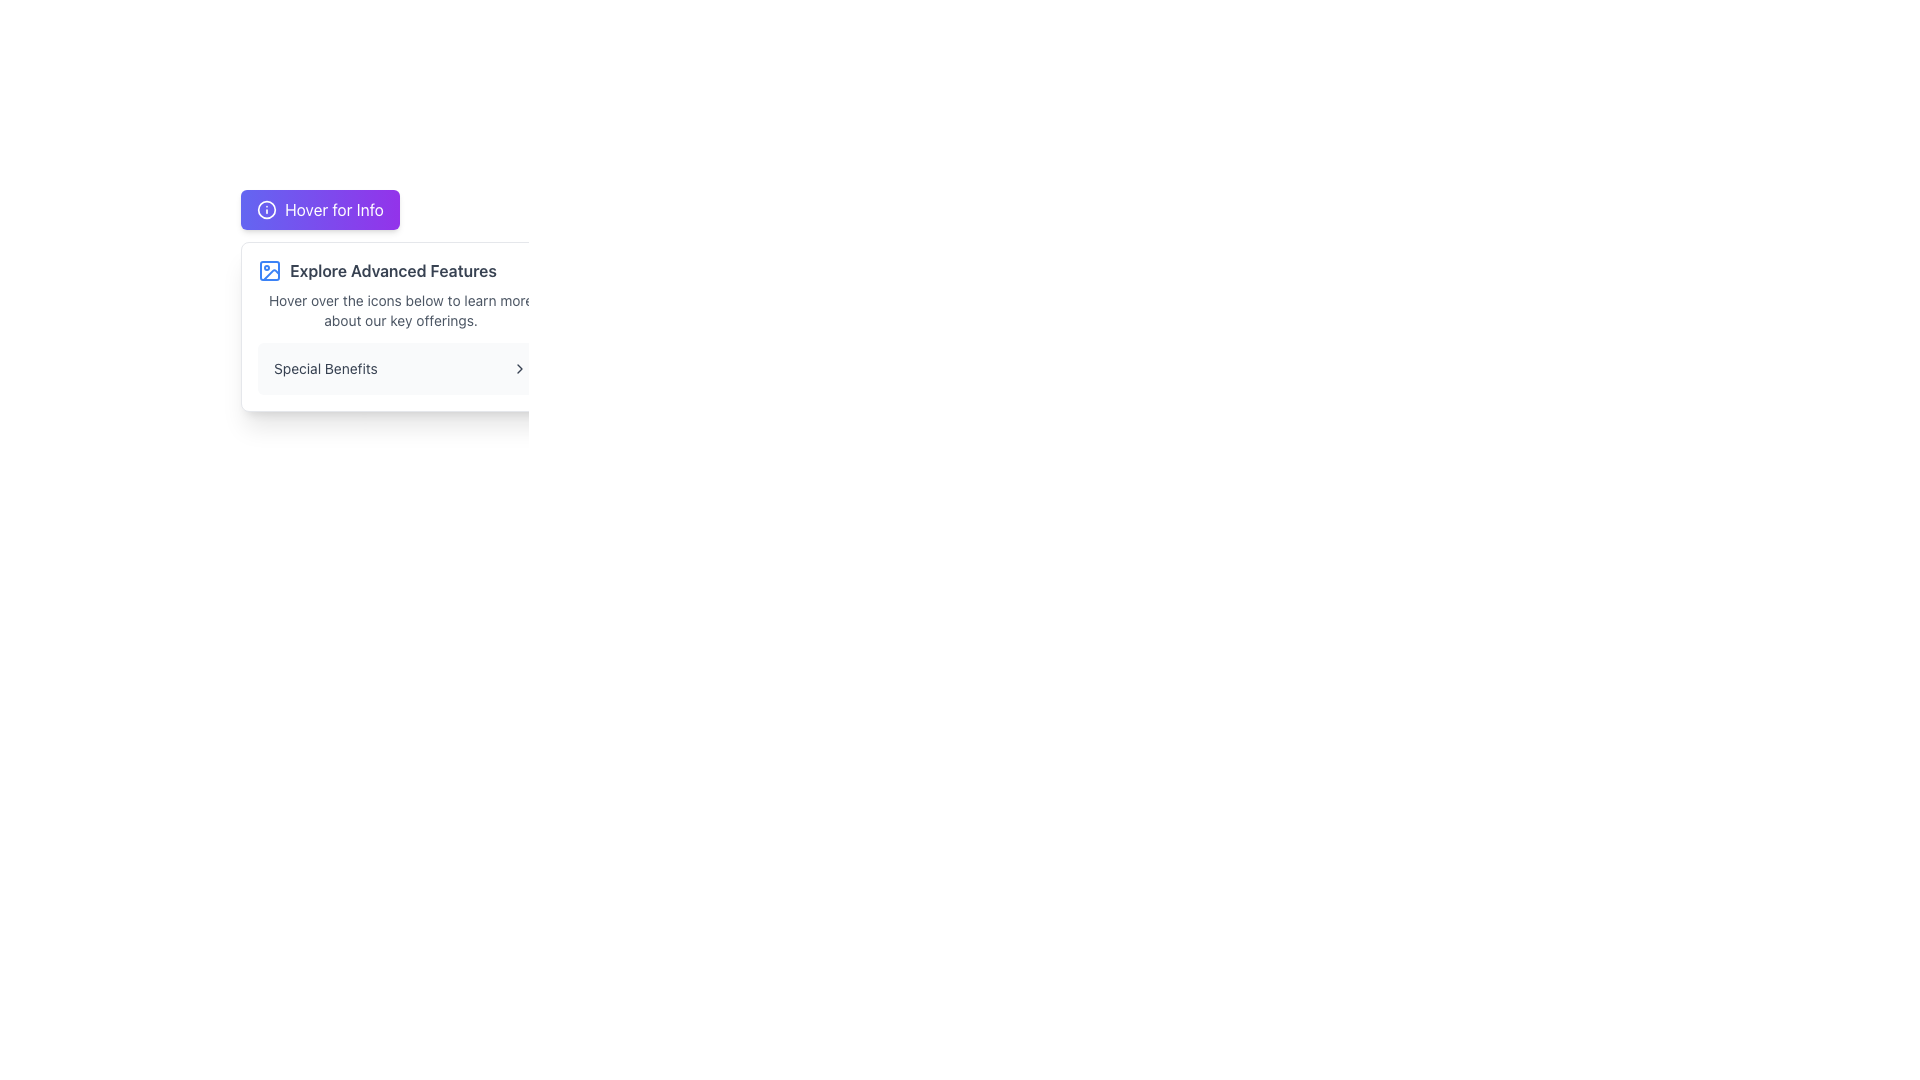 The width and height of the screenshot is (1920, 1080). Describe the element at coordinates (320, 209) in the screenshot. I see `the button styled with a gradient background transitioning from indigo to purple, featuring white text 'Hover for Info' and an info icon on the left` at that location.